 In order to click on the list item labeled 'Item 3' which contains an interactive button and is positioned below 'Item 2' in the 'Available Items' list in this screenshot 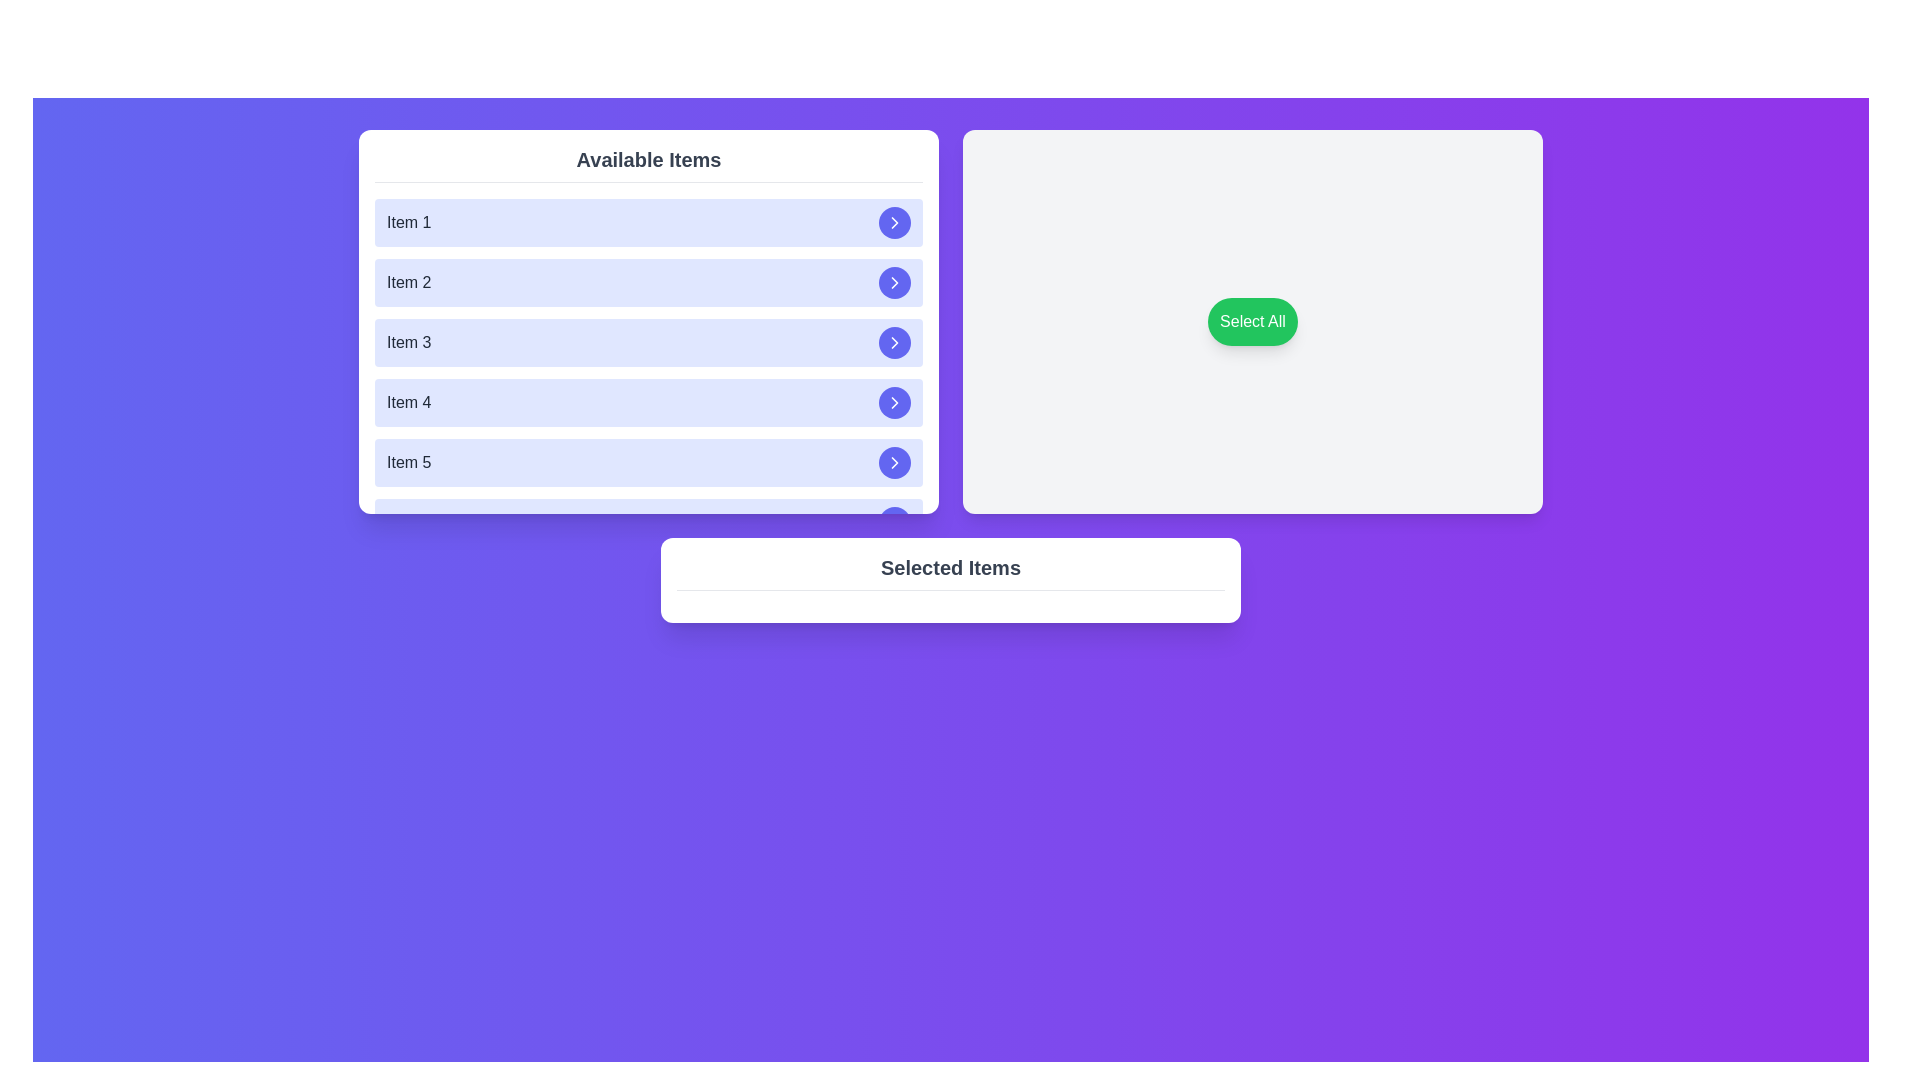, I will do `click(648, 342)`.